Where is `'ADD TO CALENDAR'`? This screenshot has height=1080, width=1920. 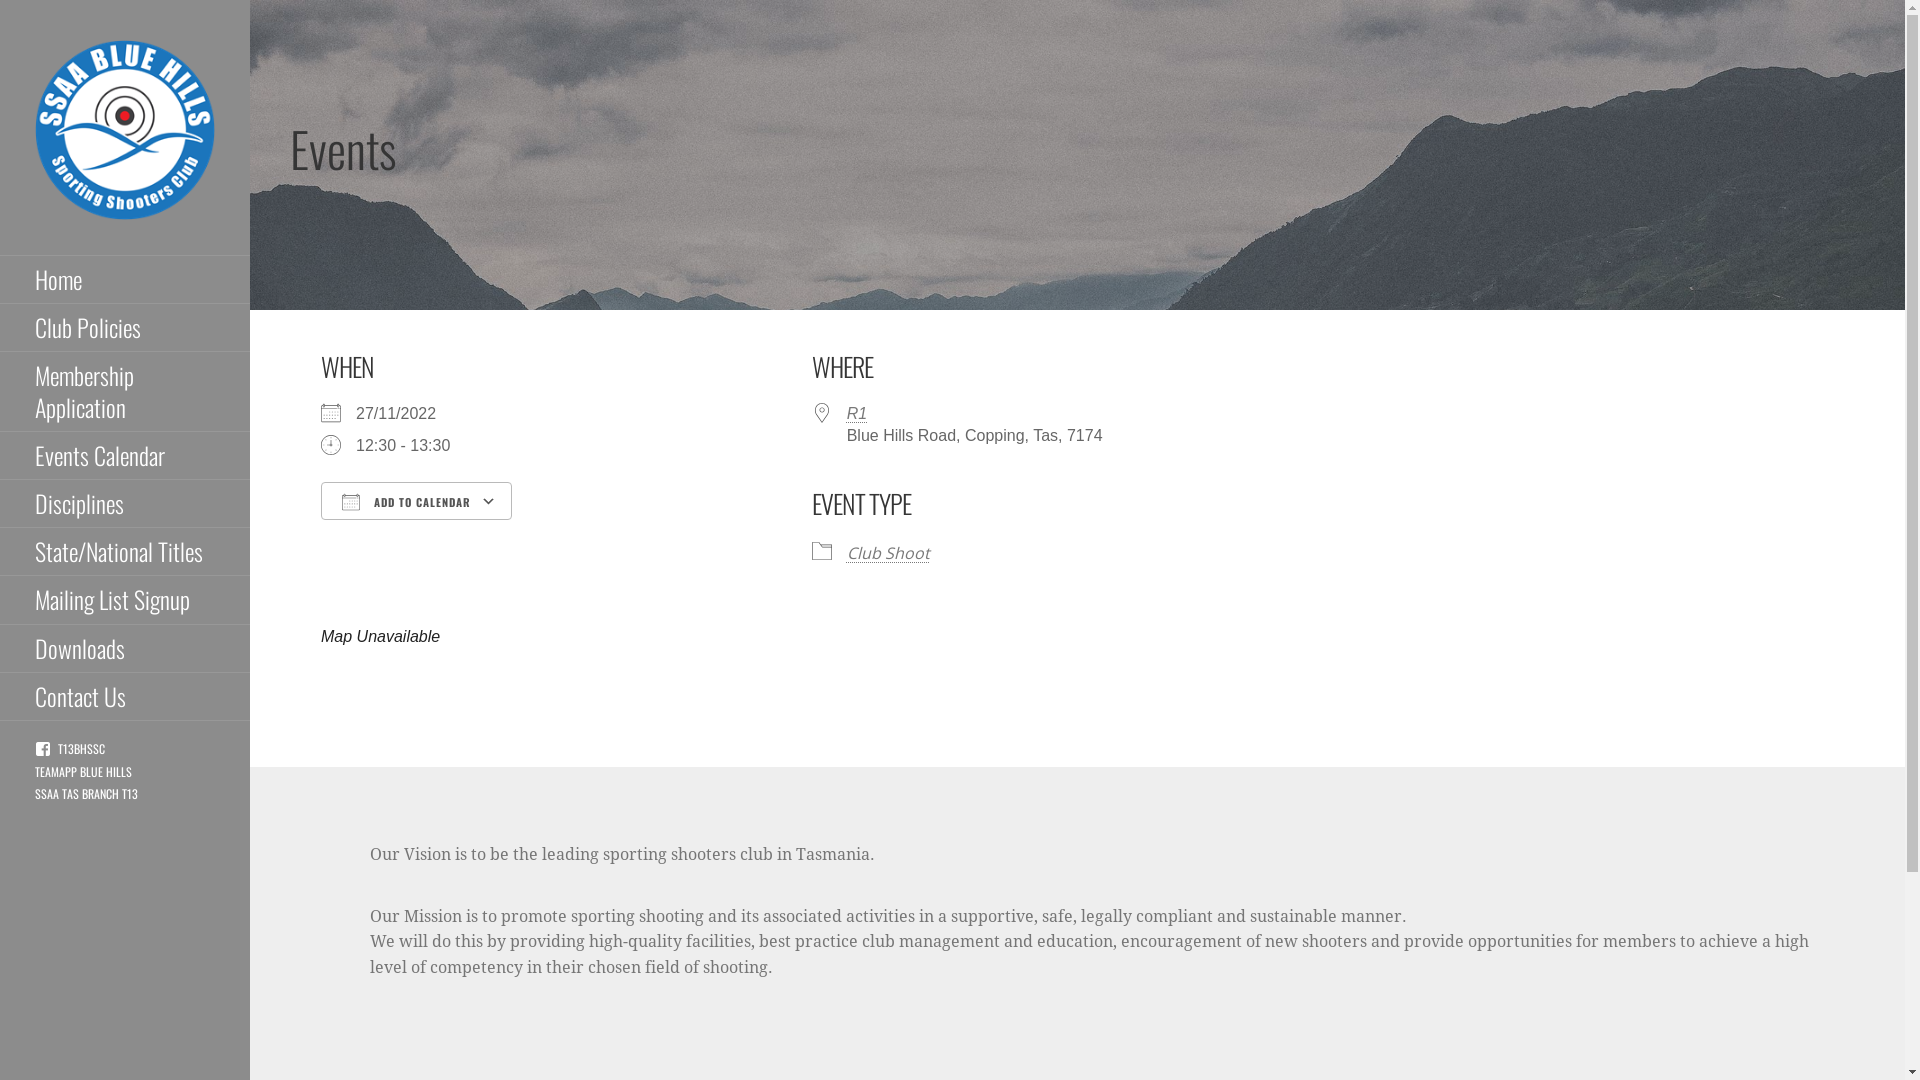
'ADD TO CALENDAR' is located at coordinates (321, 500).